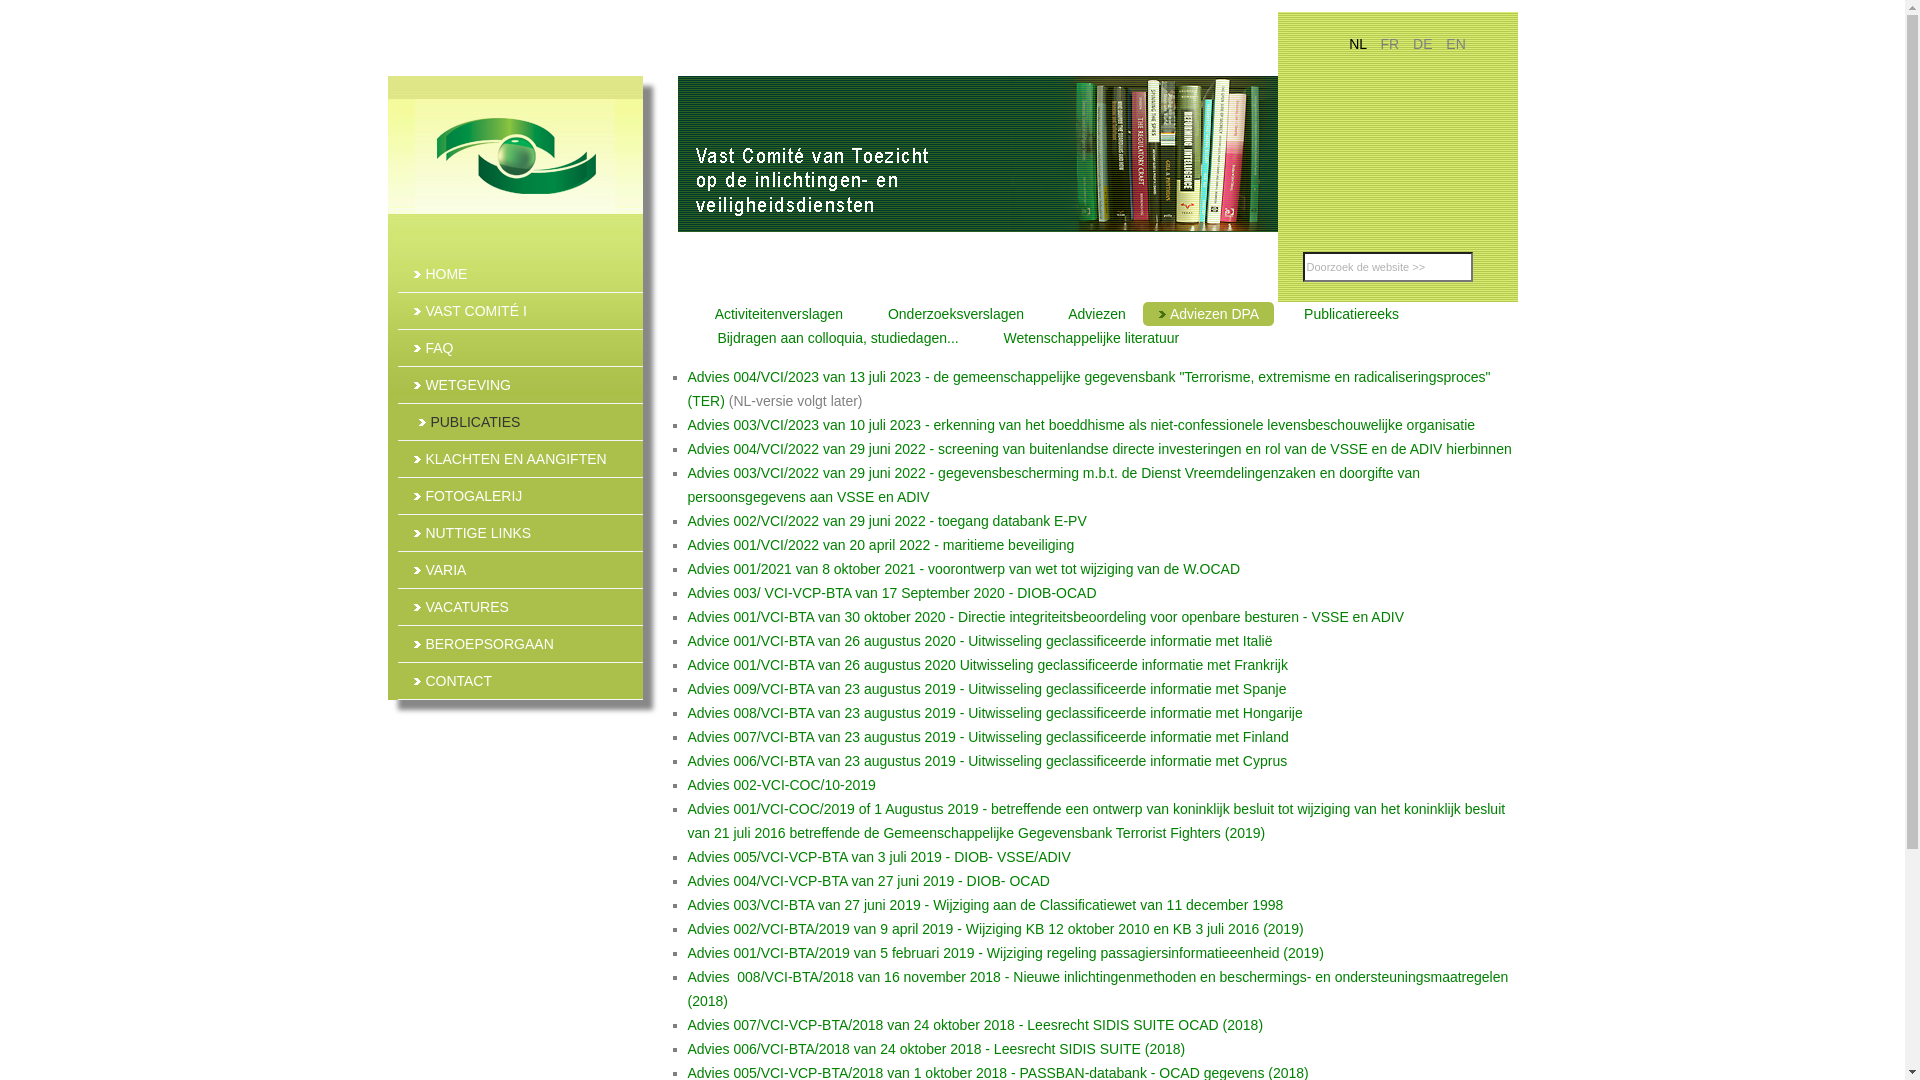 The height and width of the screenshot is (1080, 1920). Describe the element at coordinates (831, 337) in the screenshot. I see `'Bijdragen aan colloquia, studiedagen...'` at that location.